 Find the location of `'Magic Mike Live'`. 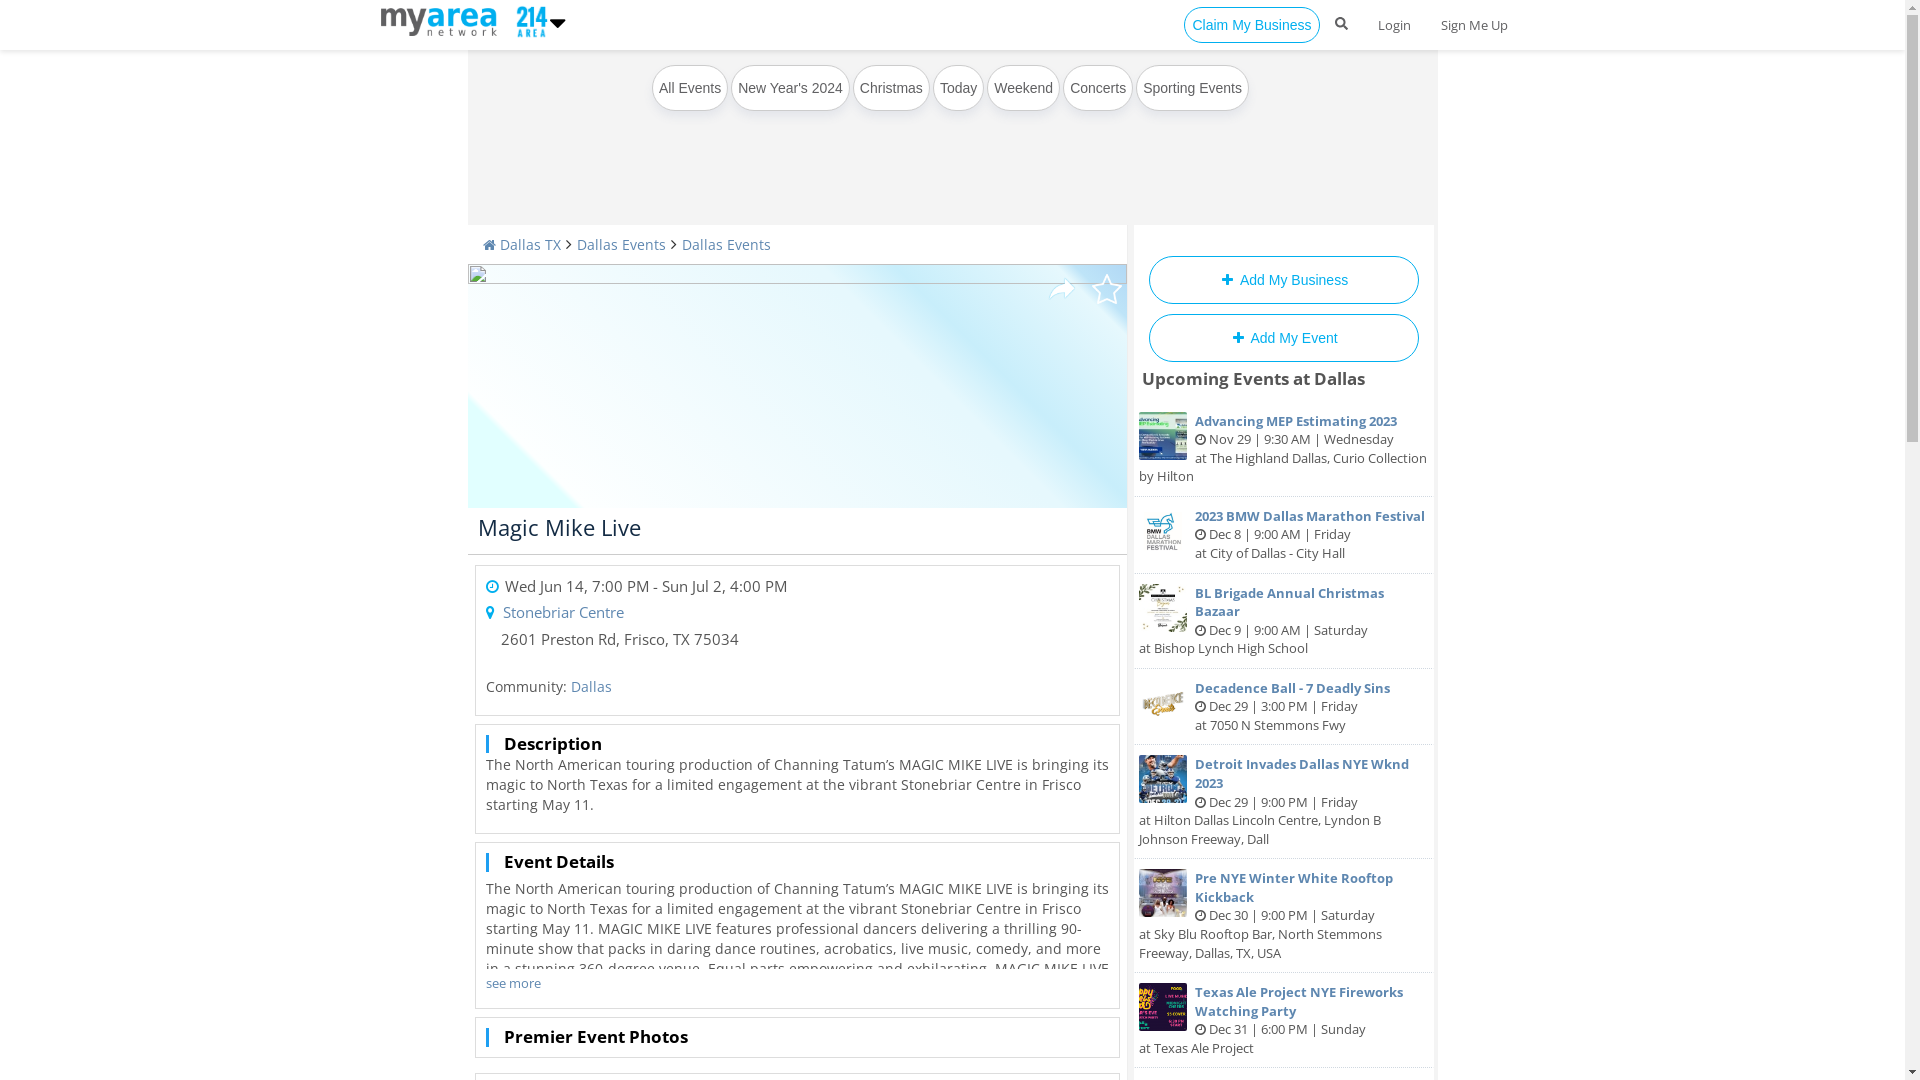

'Magic Mike Live' is located at coordinates (559, 526).